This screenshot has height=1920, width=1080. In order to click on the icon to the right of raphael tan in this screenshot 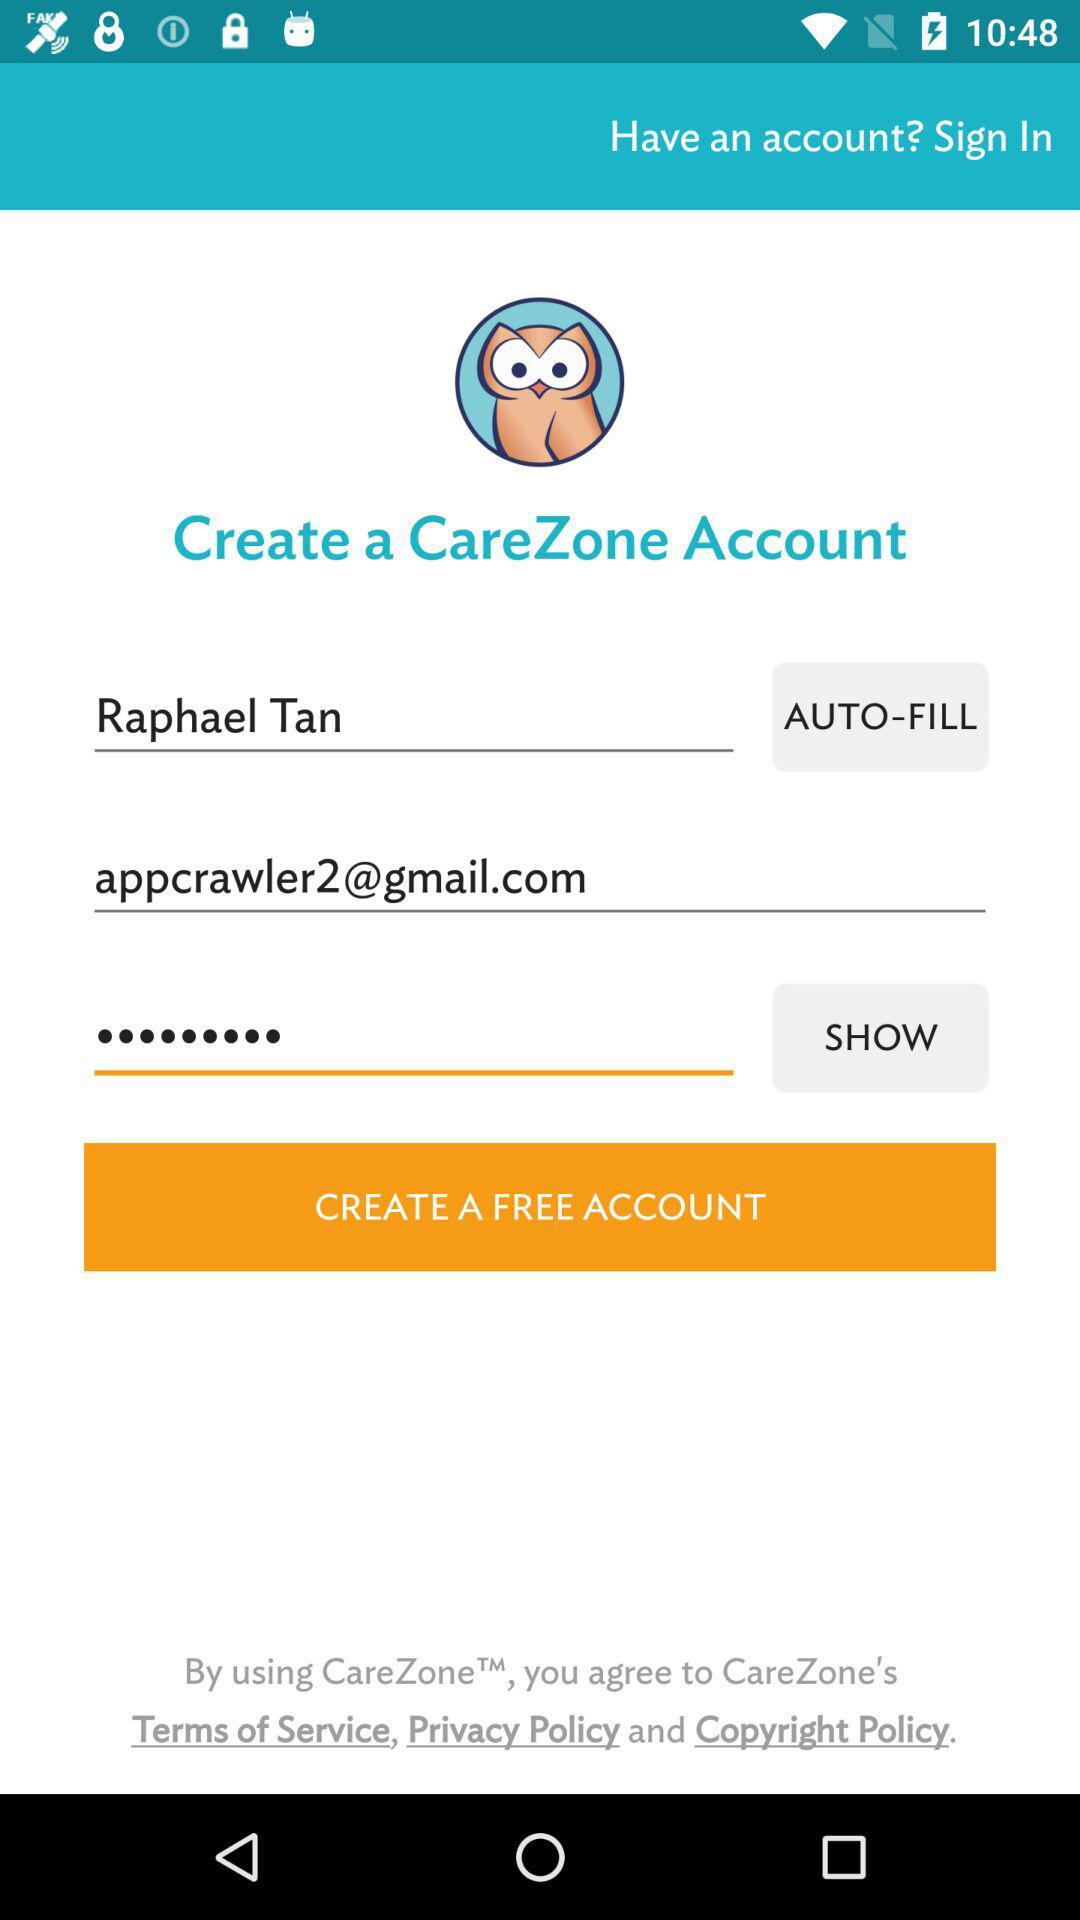, I will do `click(879, 716)`.